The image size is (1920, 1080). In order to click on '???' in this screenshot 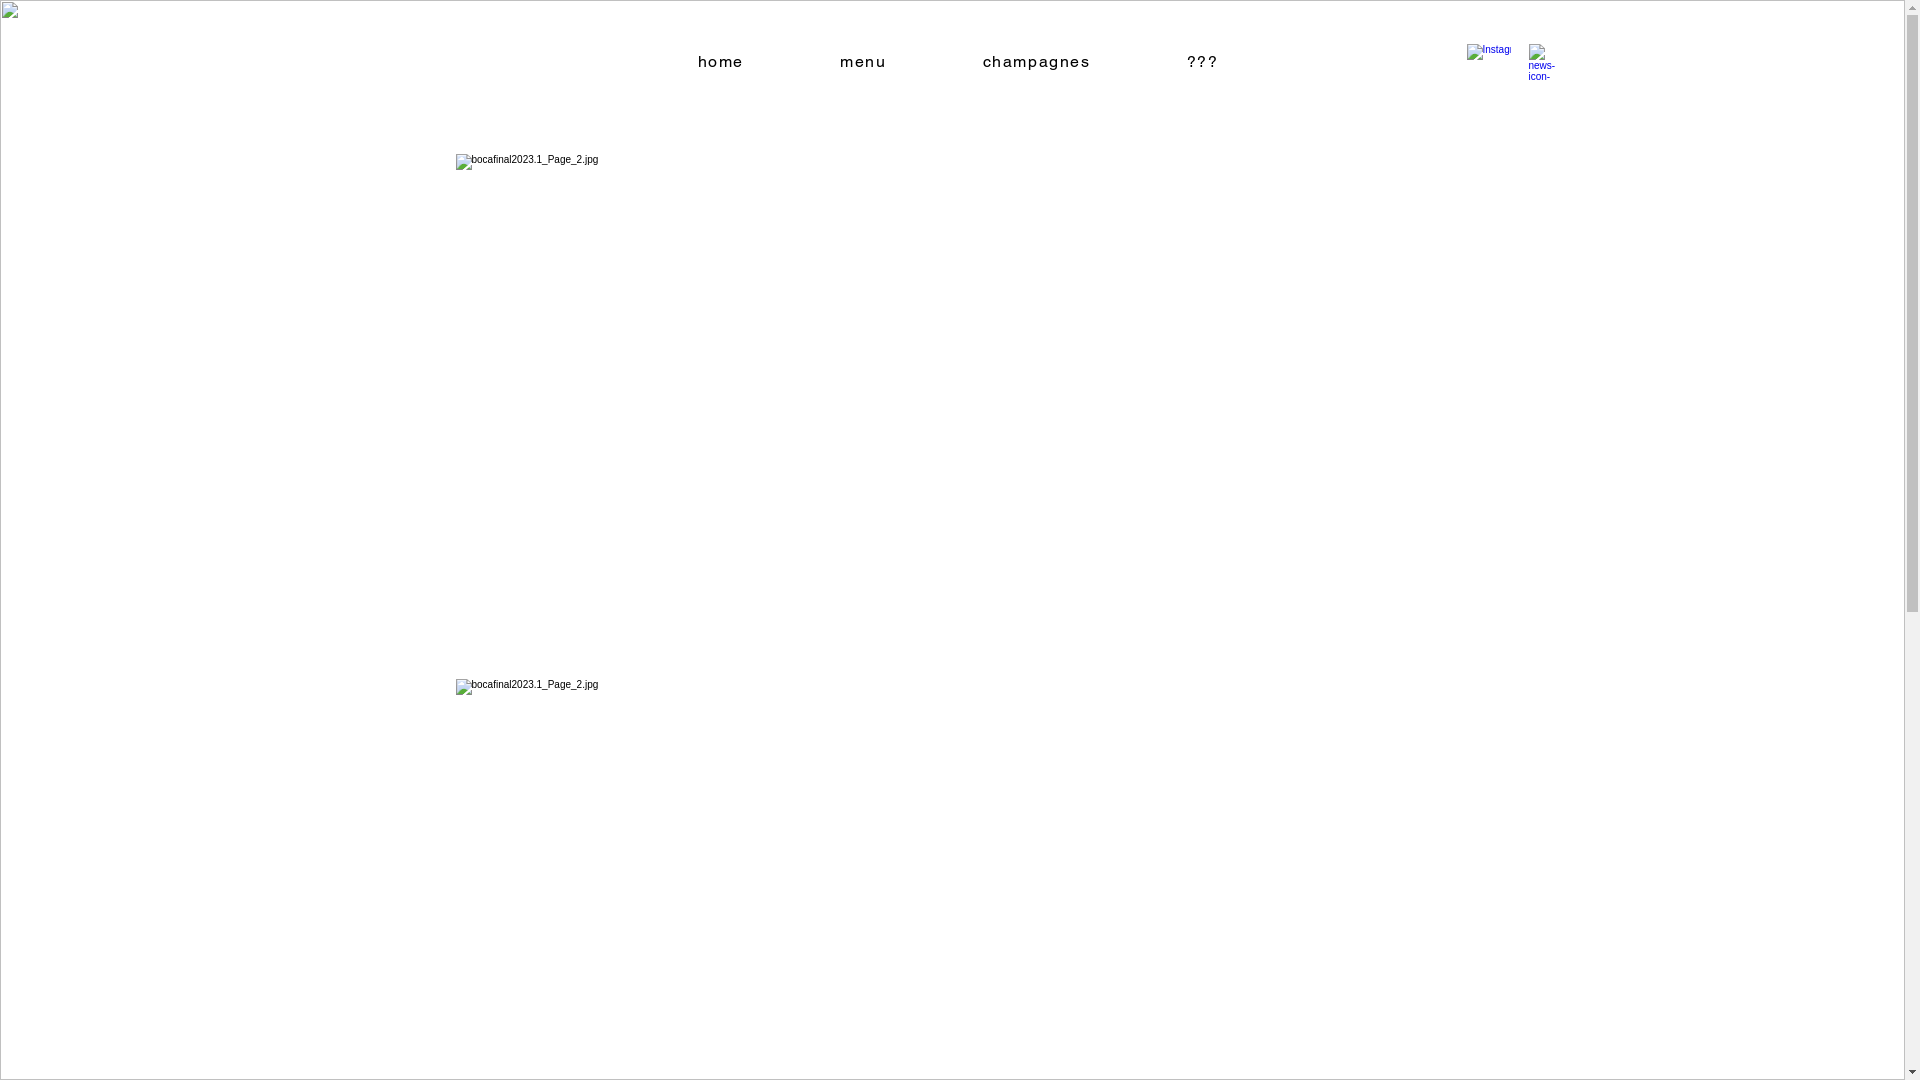, I will do `click(1202, 61)`.